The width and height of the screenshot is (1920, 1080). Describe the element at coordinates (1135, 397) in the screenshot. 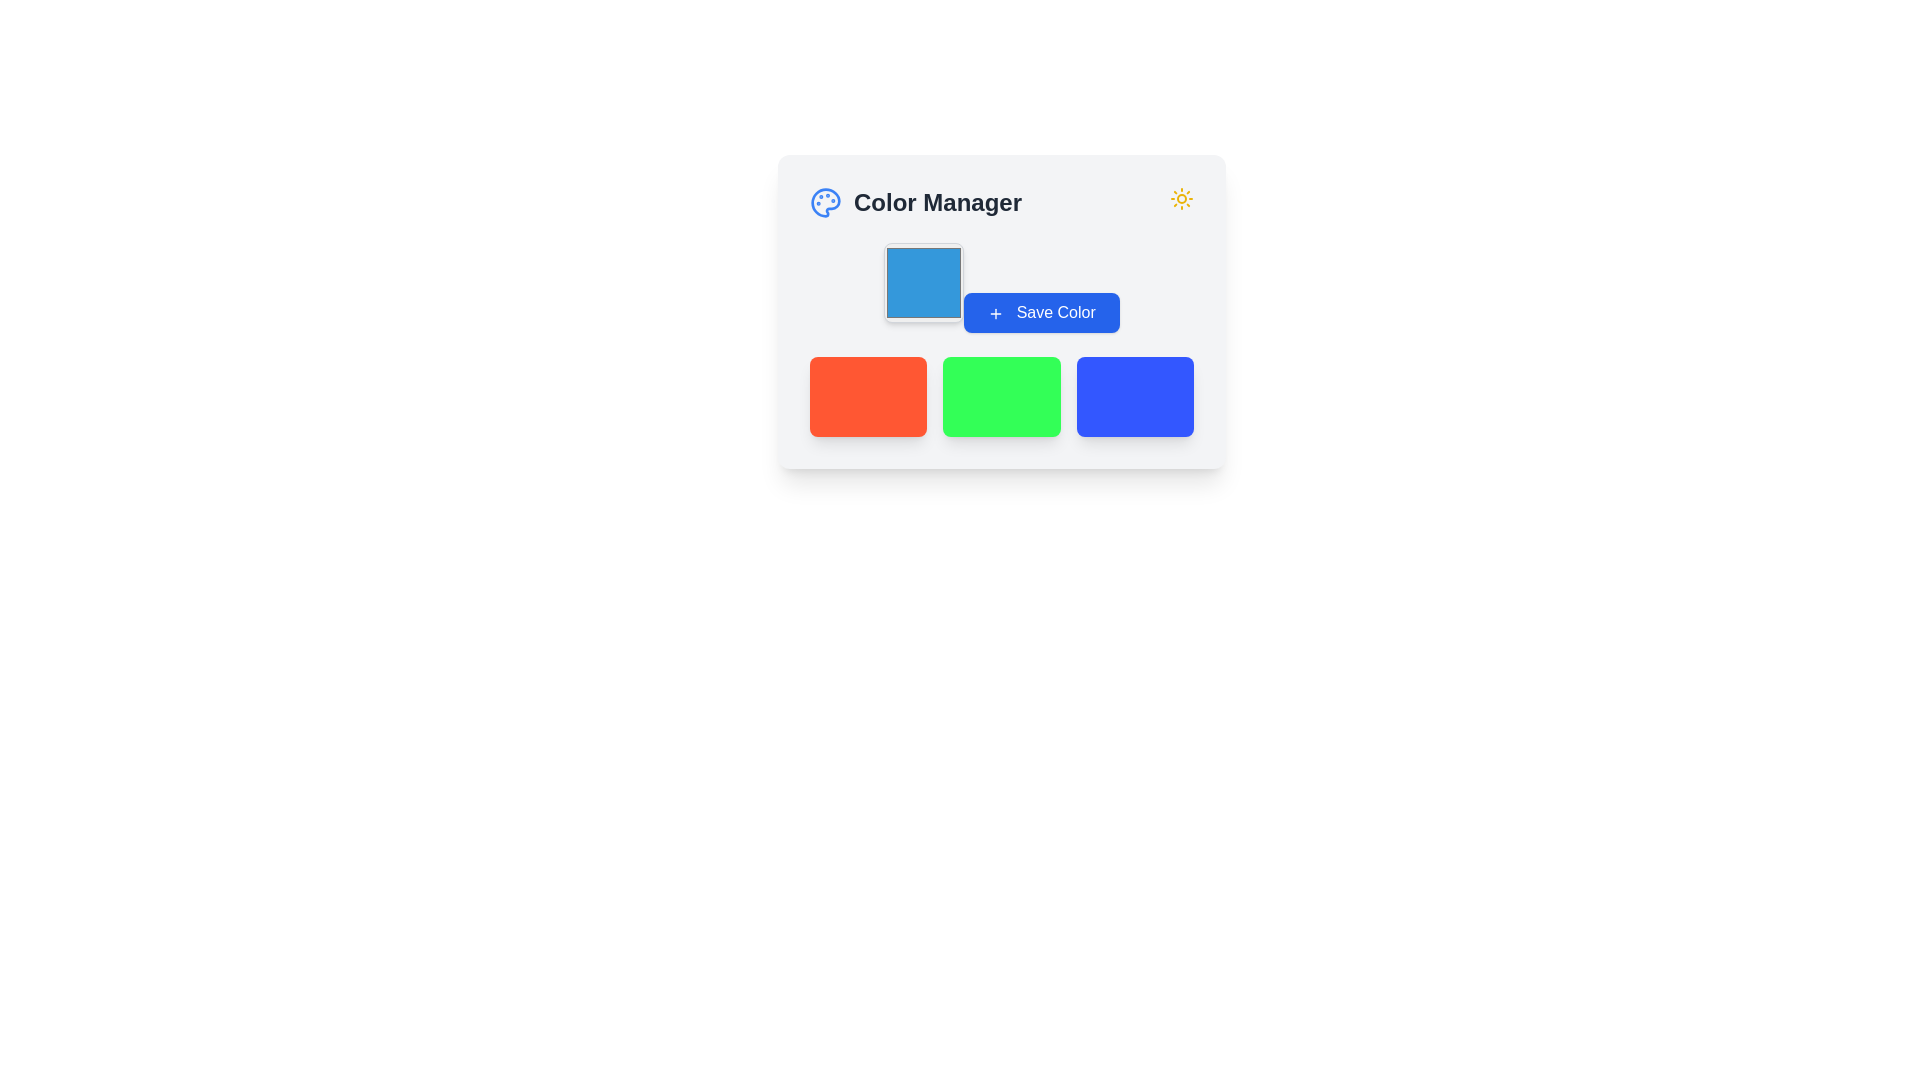

I see `the third rectangular box in the grid layout that represents a blue color, which serves as a visual representation or placeholder` at that location.